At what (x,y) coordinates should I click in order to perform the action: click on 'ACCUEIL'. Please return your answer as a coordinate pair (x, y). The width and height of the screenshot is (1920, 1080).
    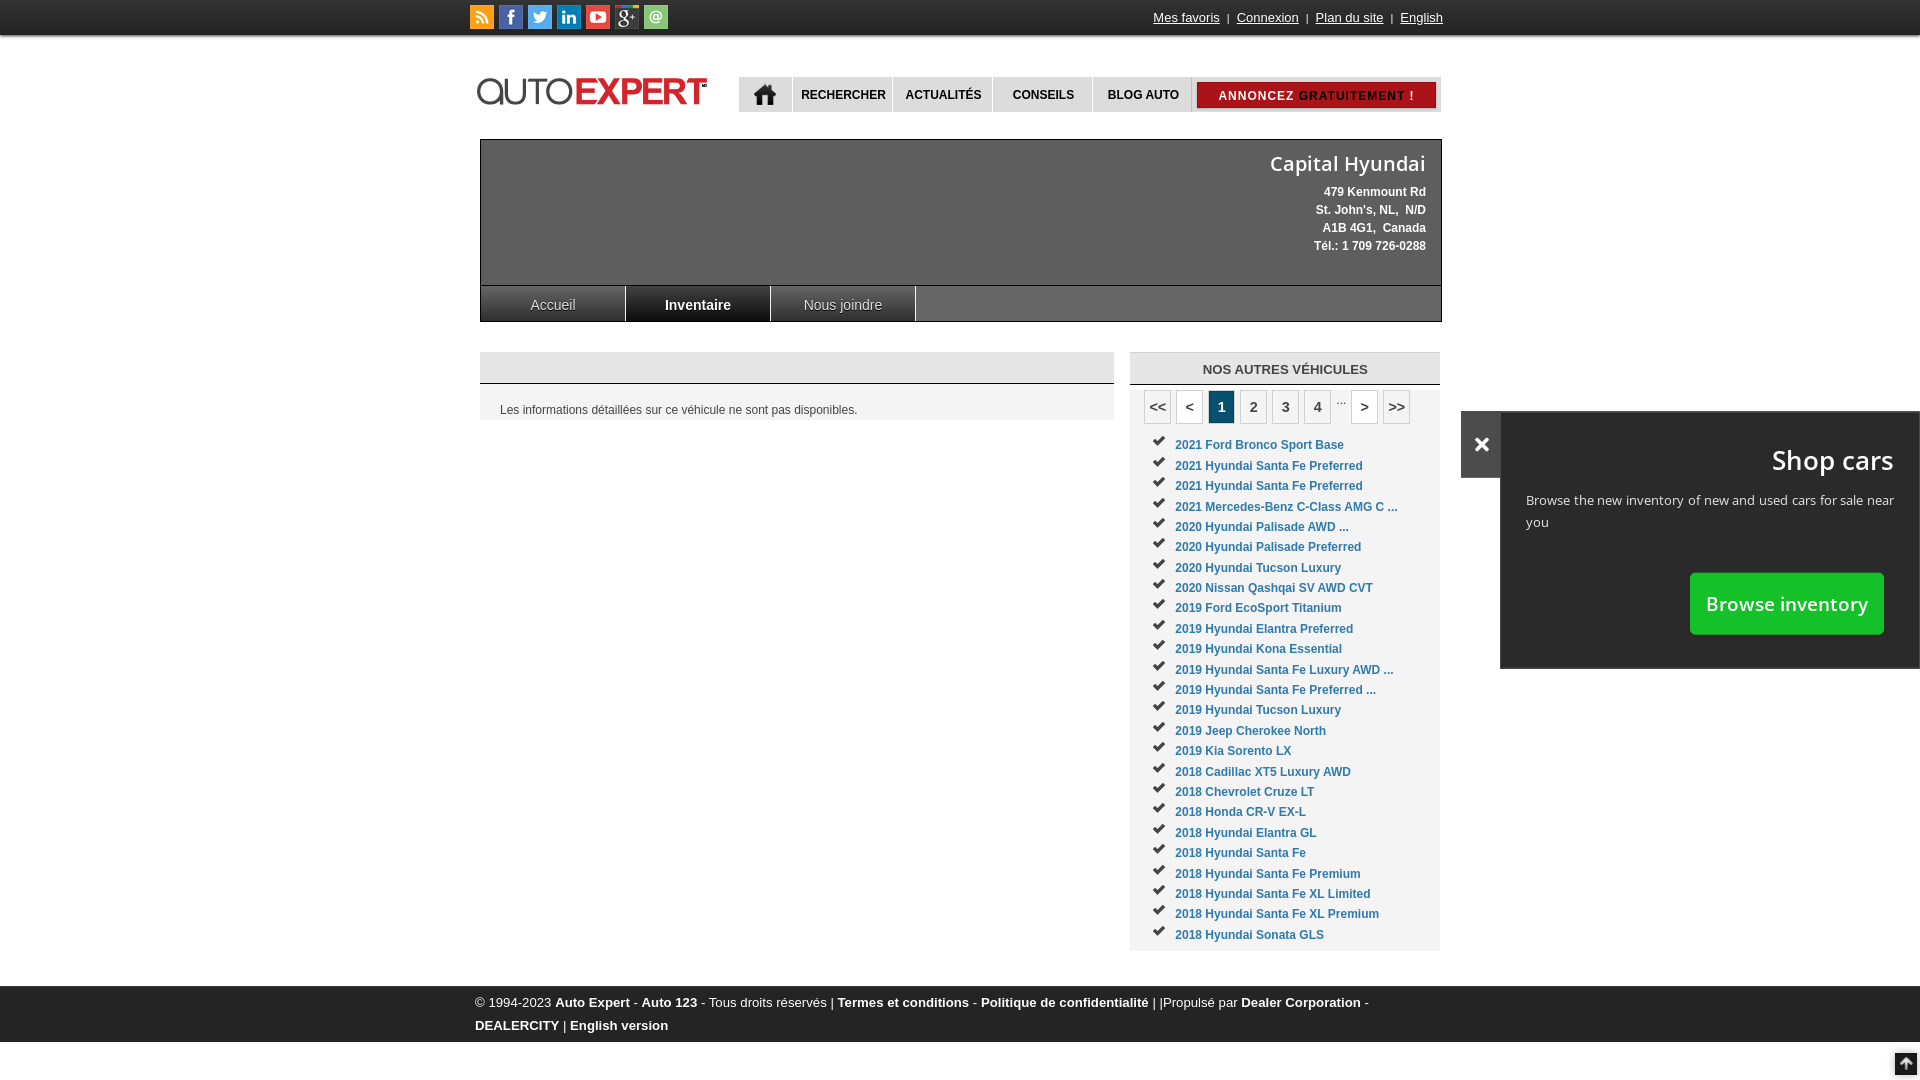
    Looking at the image, I should click on (764, 94).